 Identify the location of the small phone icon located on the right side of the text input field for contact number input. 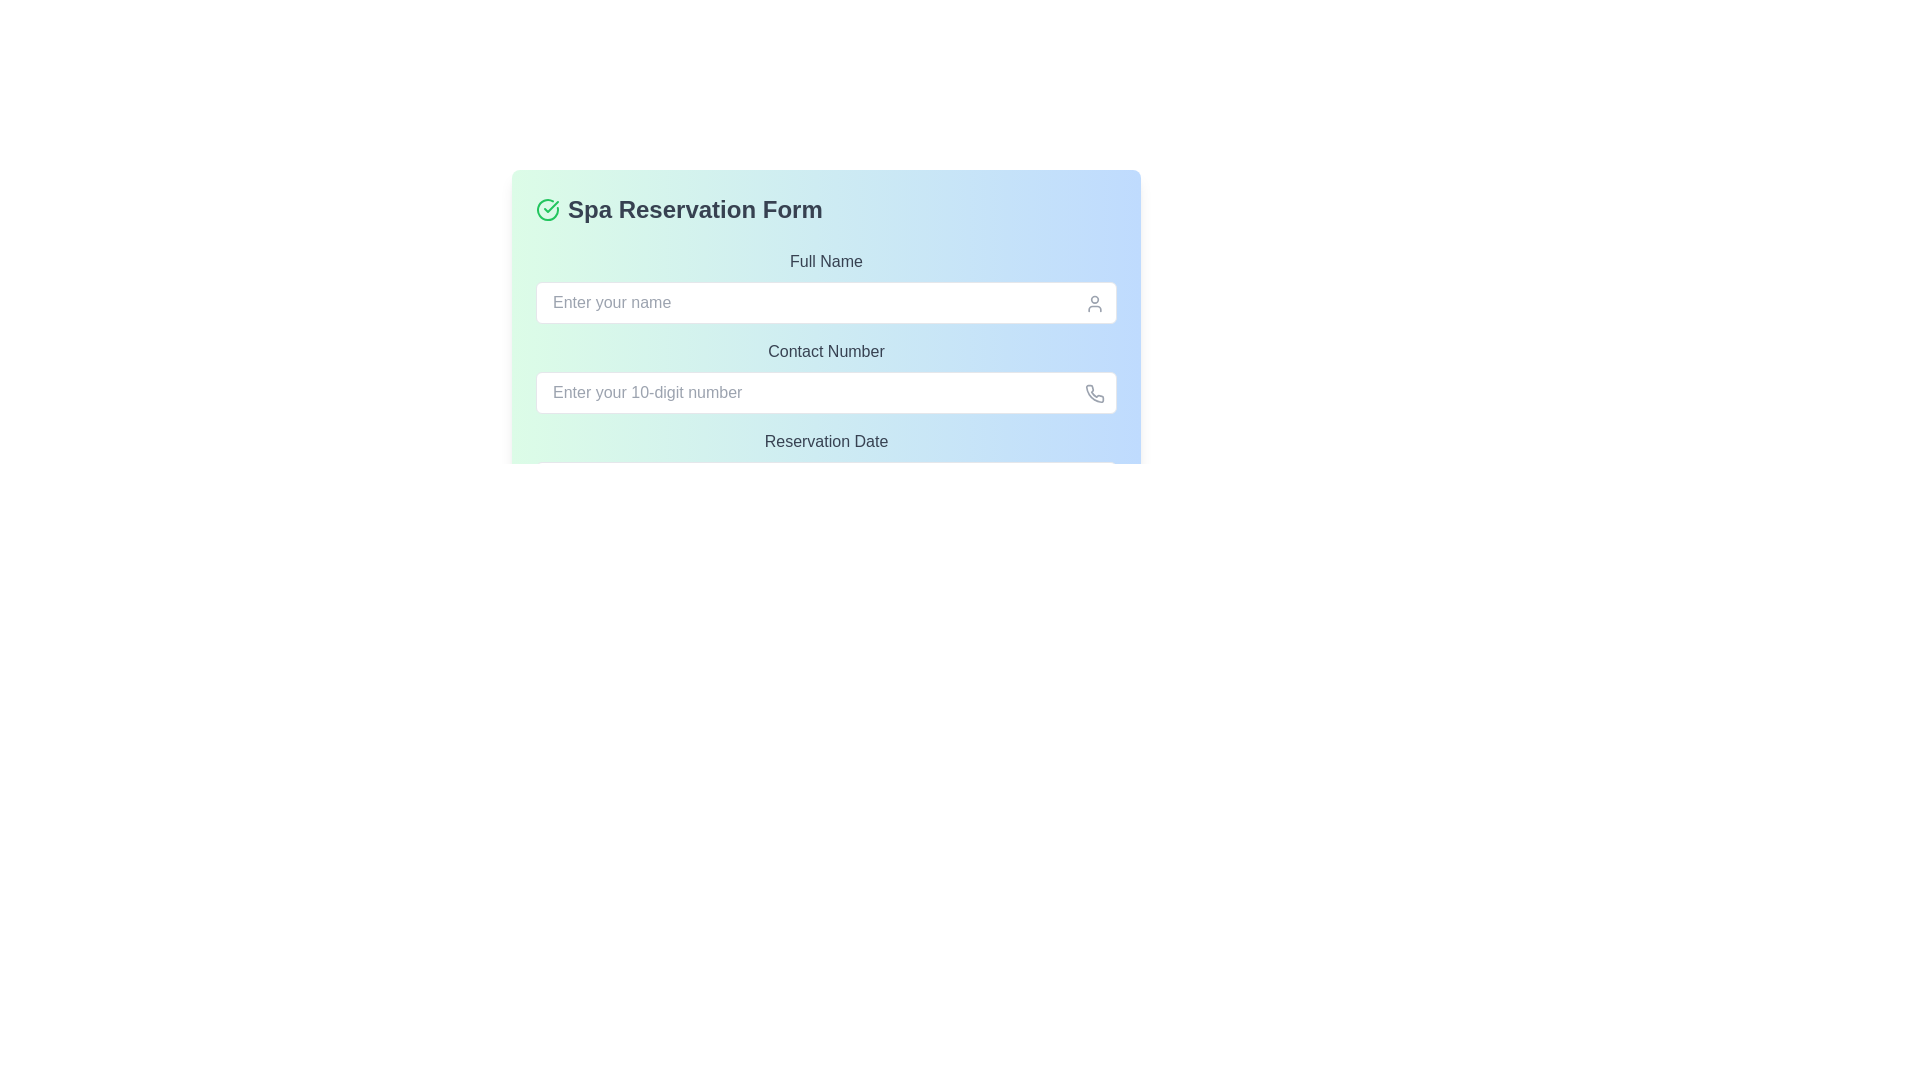
(1093, 393).